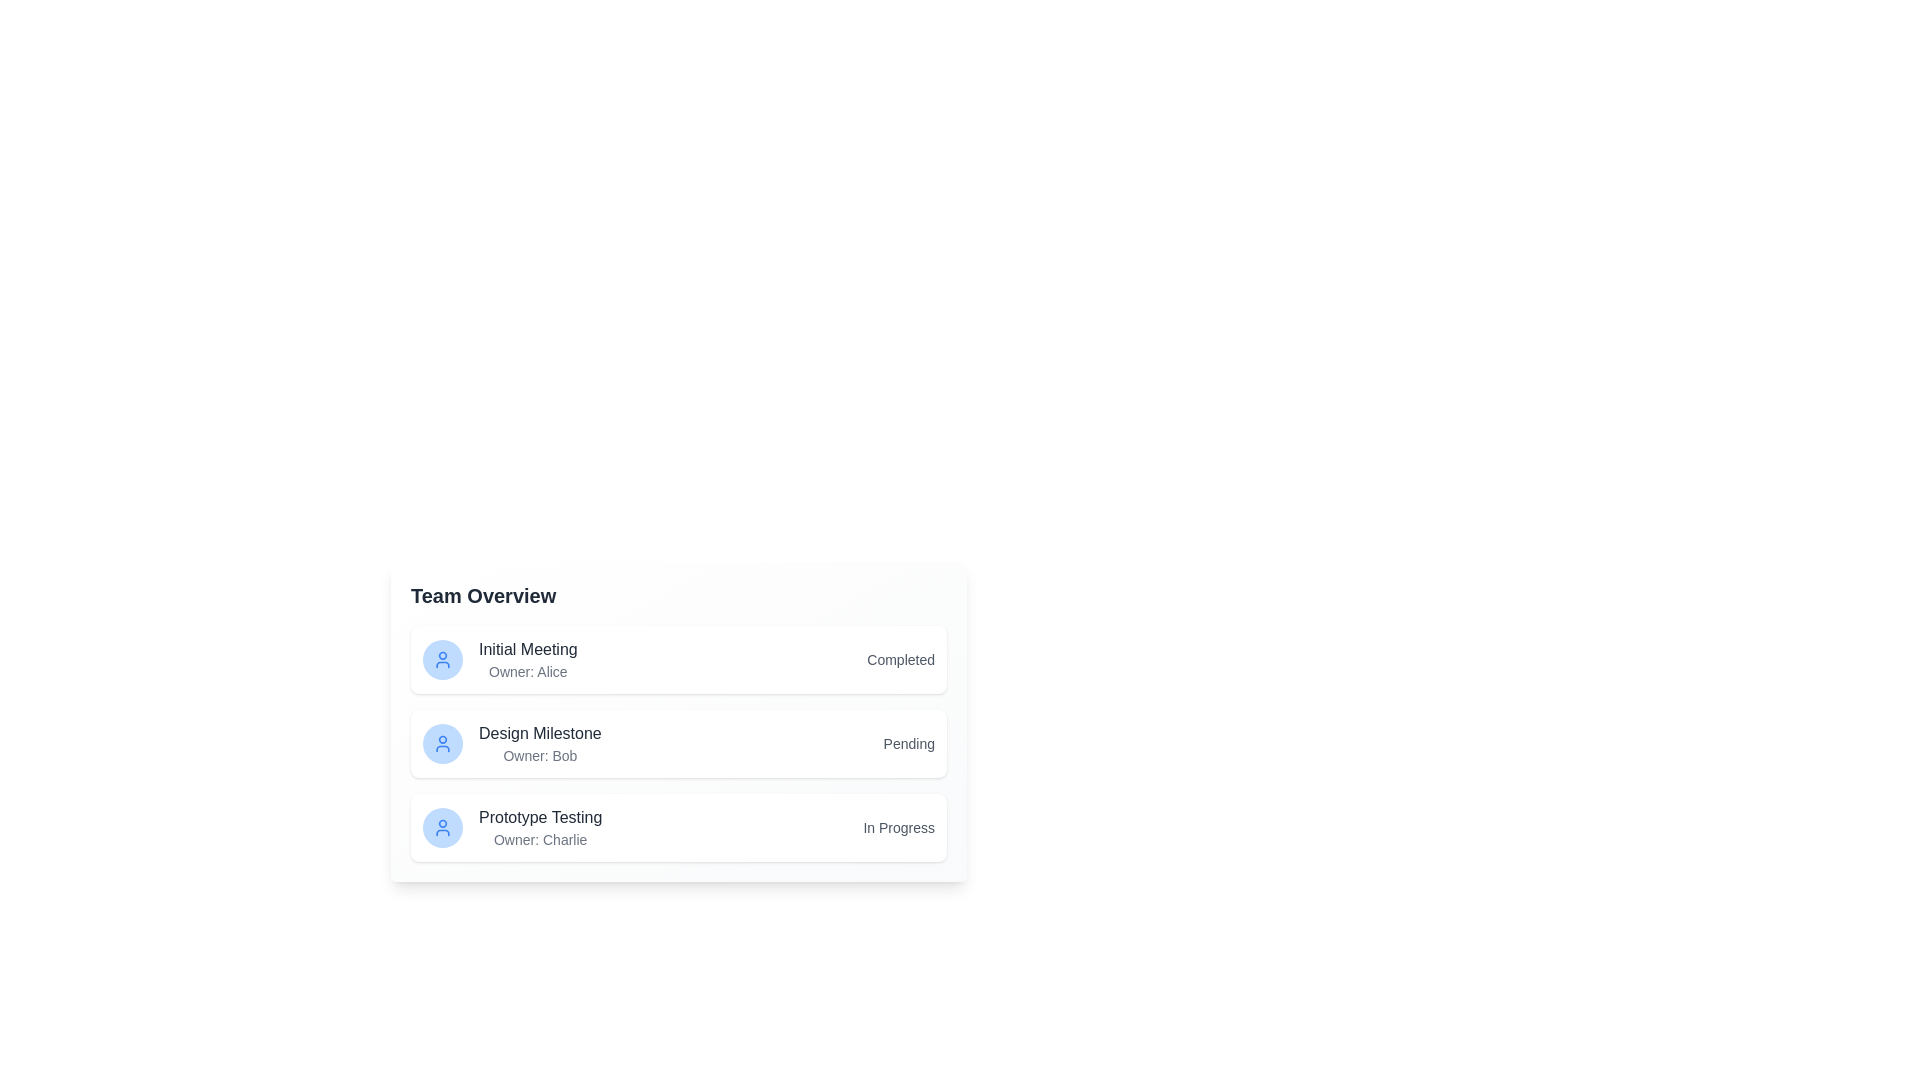 The width and height of the screenshot is (1920, 1080). What do you see at coordinates (900, 659) in the screenshot?
I see `the status indicator text label that signifies the completion state of the task or meeting, located at the right end of the card, aligned horizontally with 'Initial Meeting' and 'Owner: Alice'` at bounding box center [900, 659].